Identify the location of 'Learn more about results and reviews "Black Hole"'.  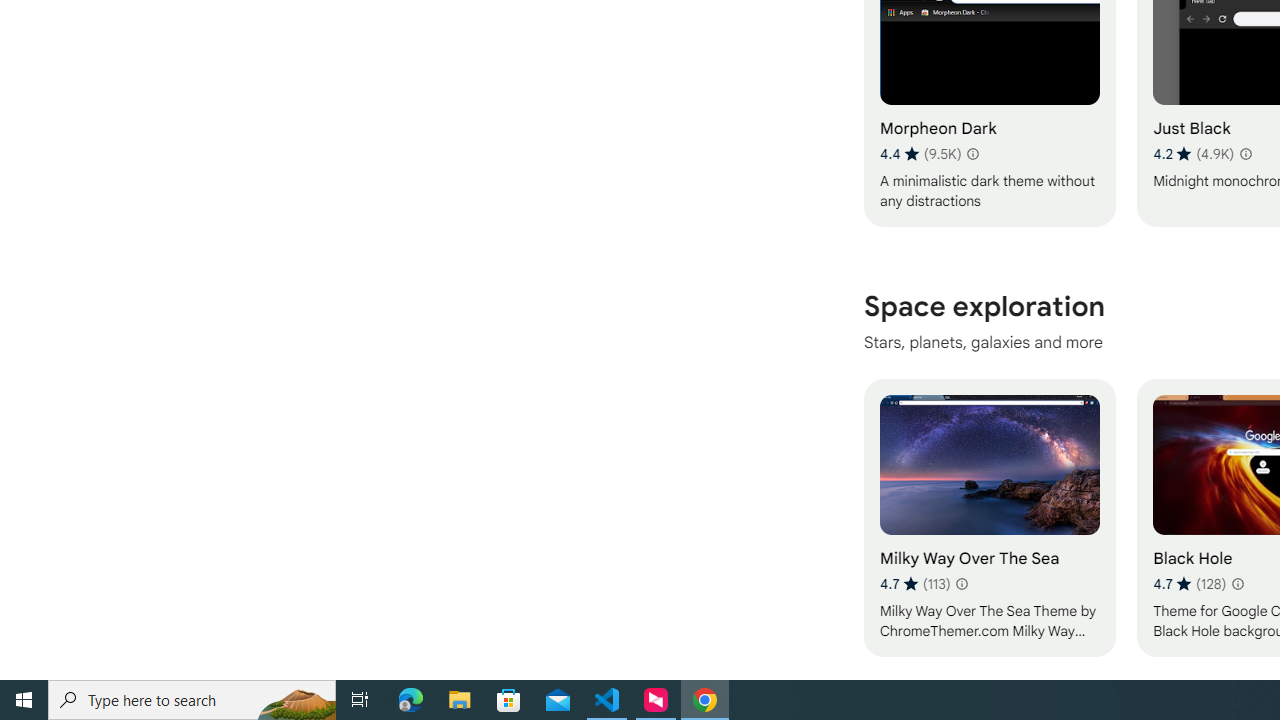
(1236, 583).